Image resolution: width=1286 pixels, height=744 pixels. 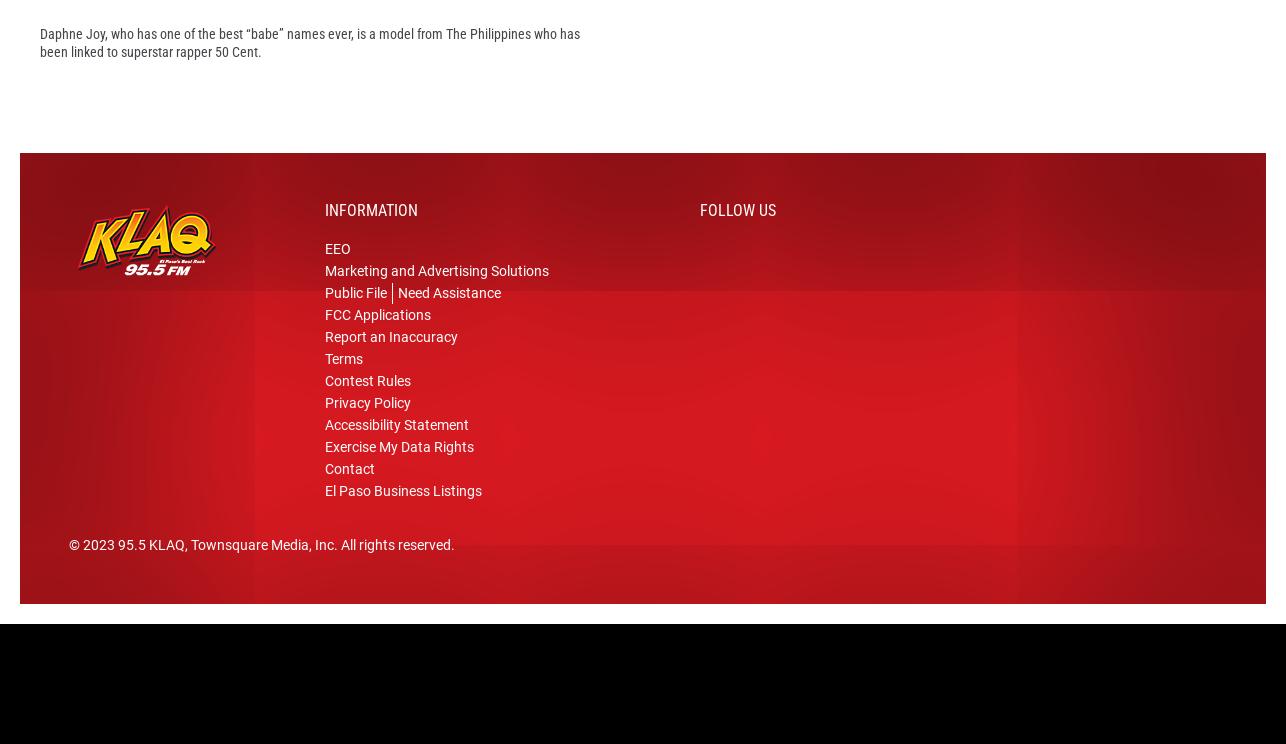 What do you see at coordinates (323, 455) in the screenshot?
I see `'Accessibility Statement'` at bounding box center [323, 455].